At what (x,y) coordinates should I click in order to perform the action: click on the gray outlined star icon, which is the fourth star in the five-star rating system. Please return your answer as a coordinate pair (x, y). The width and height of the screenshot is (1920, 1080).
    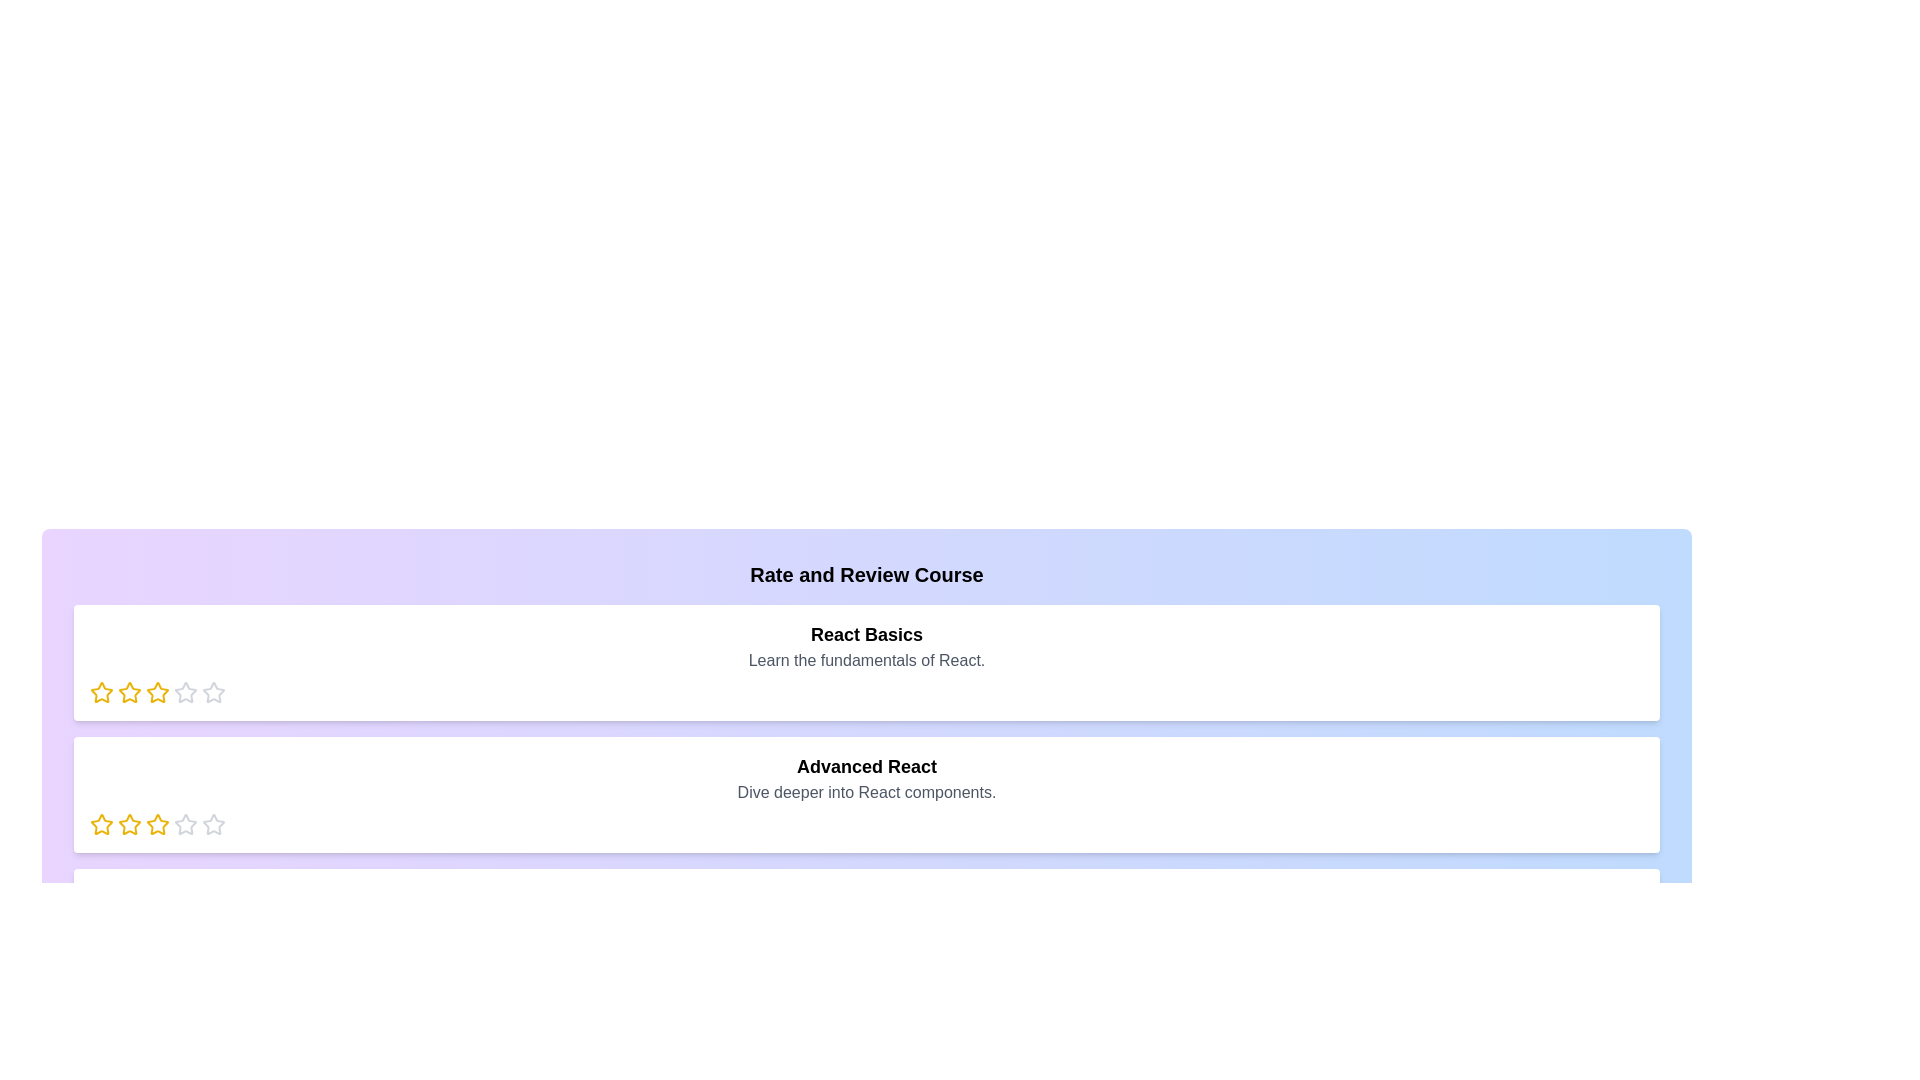
    Looking at the image, I should click on (214, 824).